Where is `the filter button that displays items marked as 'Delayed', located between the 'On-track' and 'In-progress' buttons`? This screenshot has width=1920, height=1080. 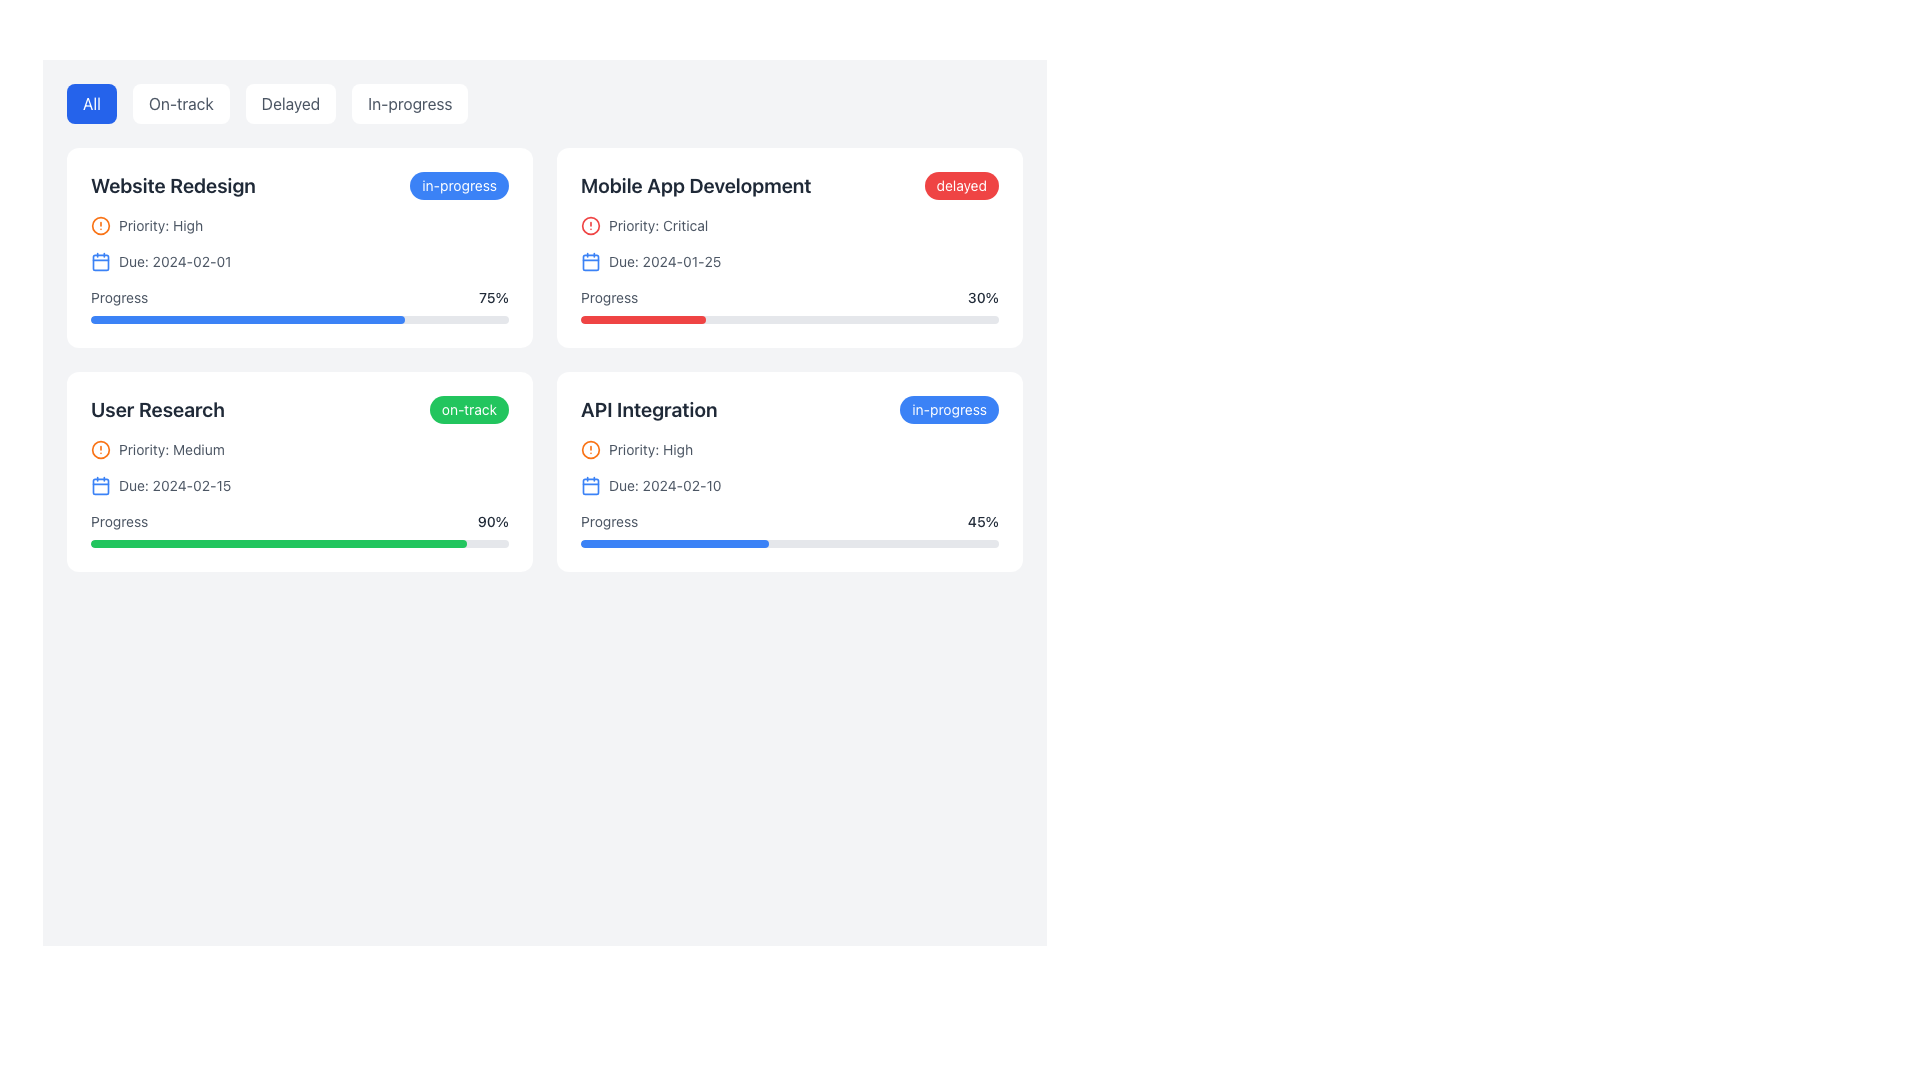 the filter button that displays items marked as 'Delayed', located between the 'On-track' and 'In-progress' buttons is located at coordinates (290, 104).